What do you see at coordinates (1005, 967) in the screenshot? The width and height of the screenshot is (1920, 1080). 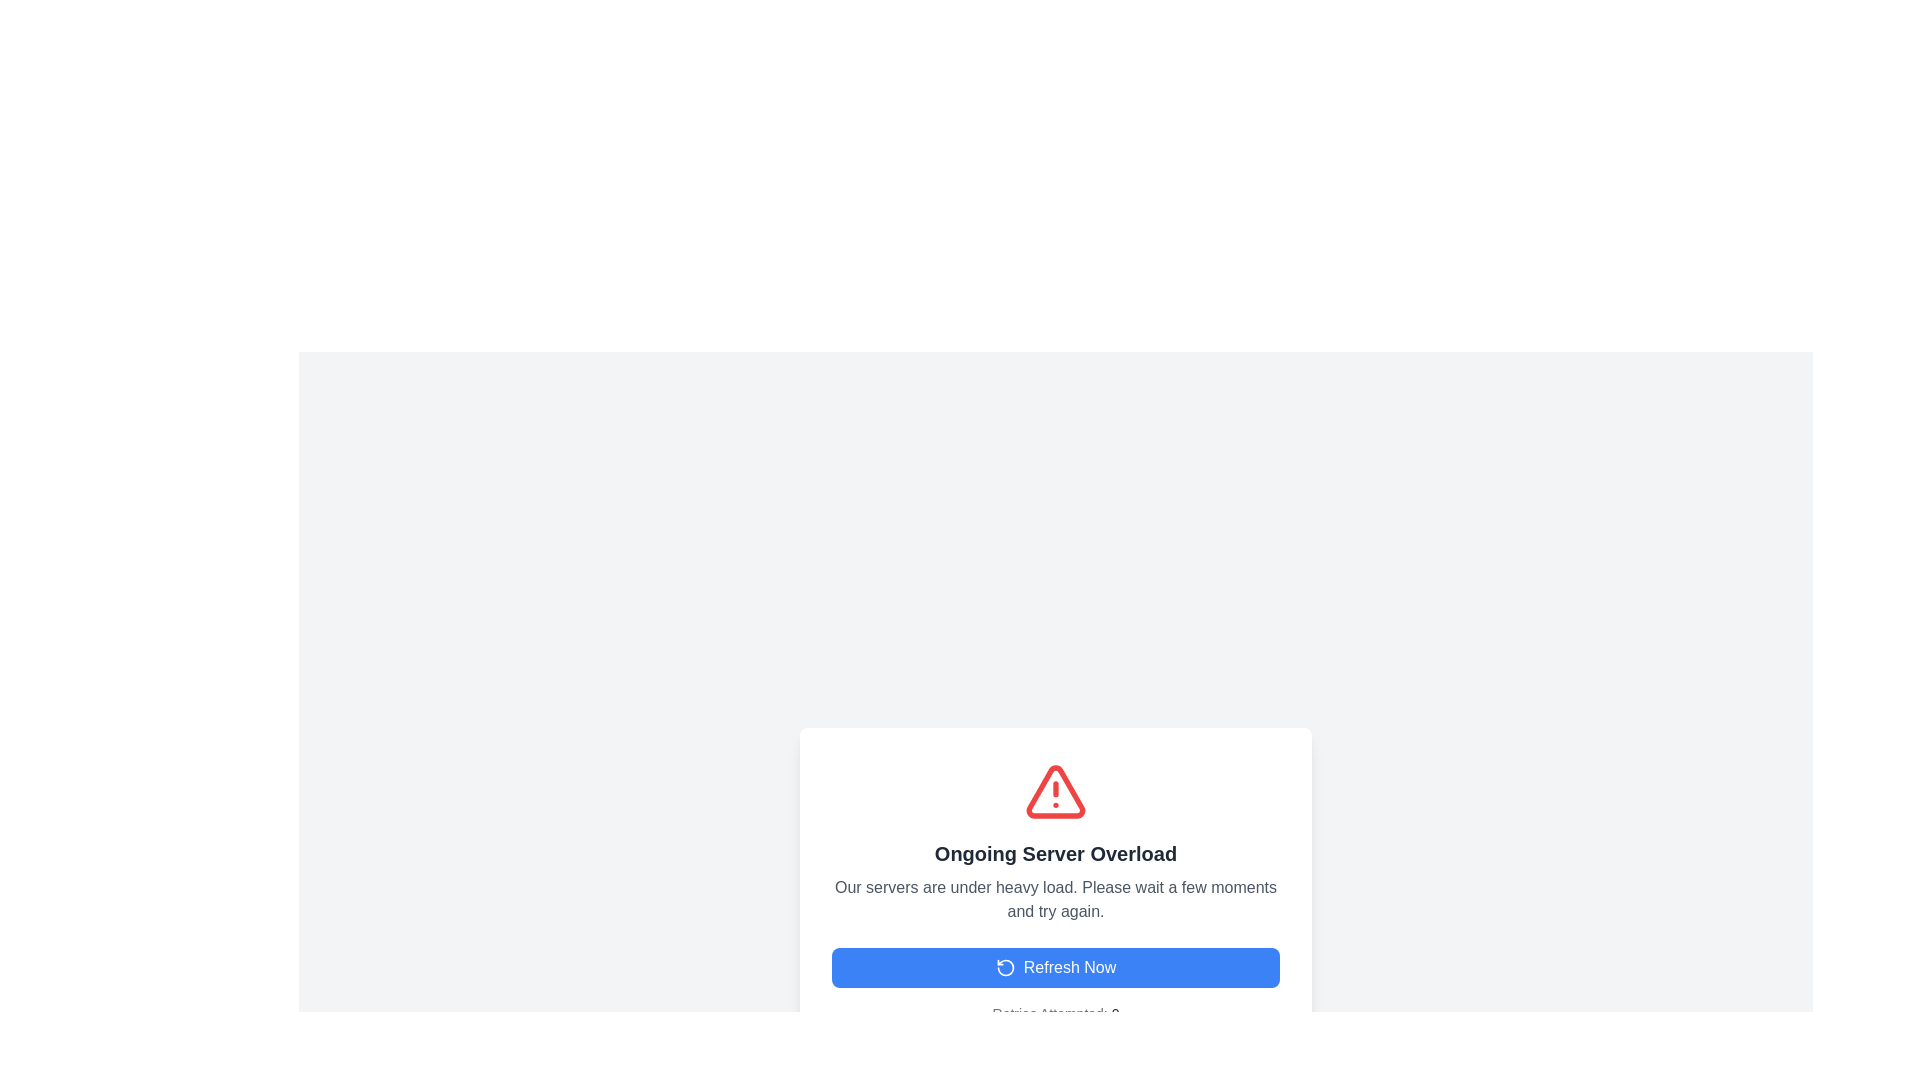 I see `the circular refresh icon located on the left side of the 'Refresh Now' button, which has a blue background and a white counter-clockwise arrow design` at bounding box center [1005, 967].